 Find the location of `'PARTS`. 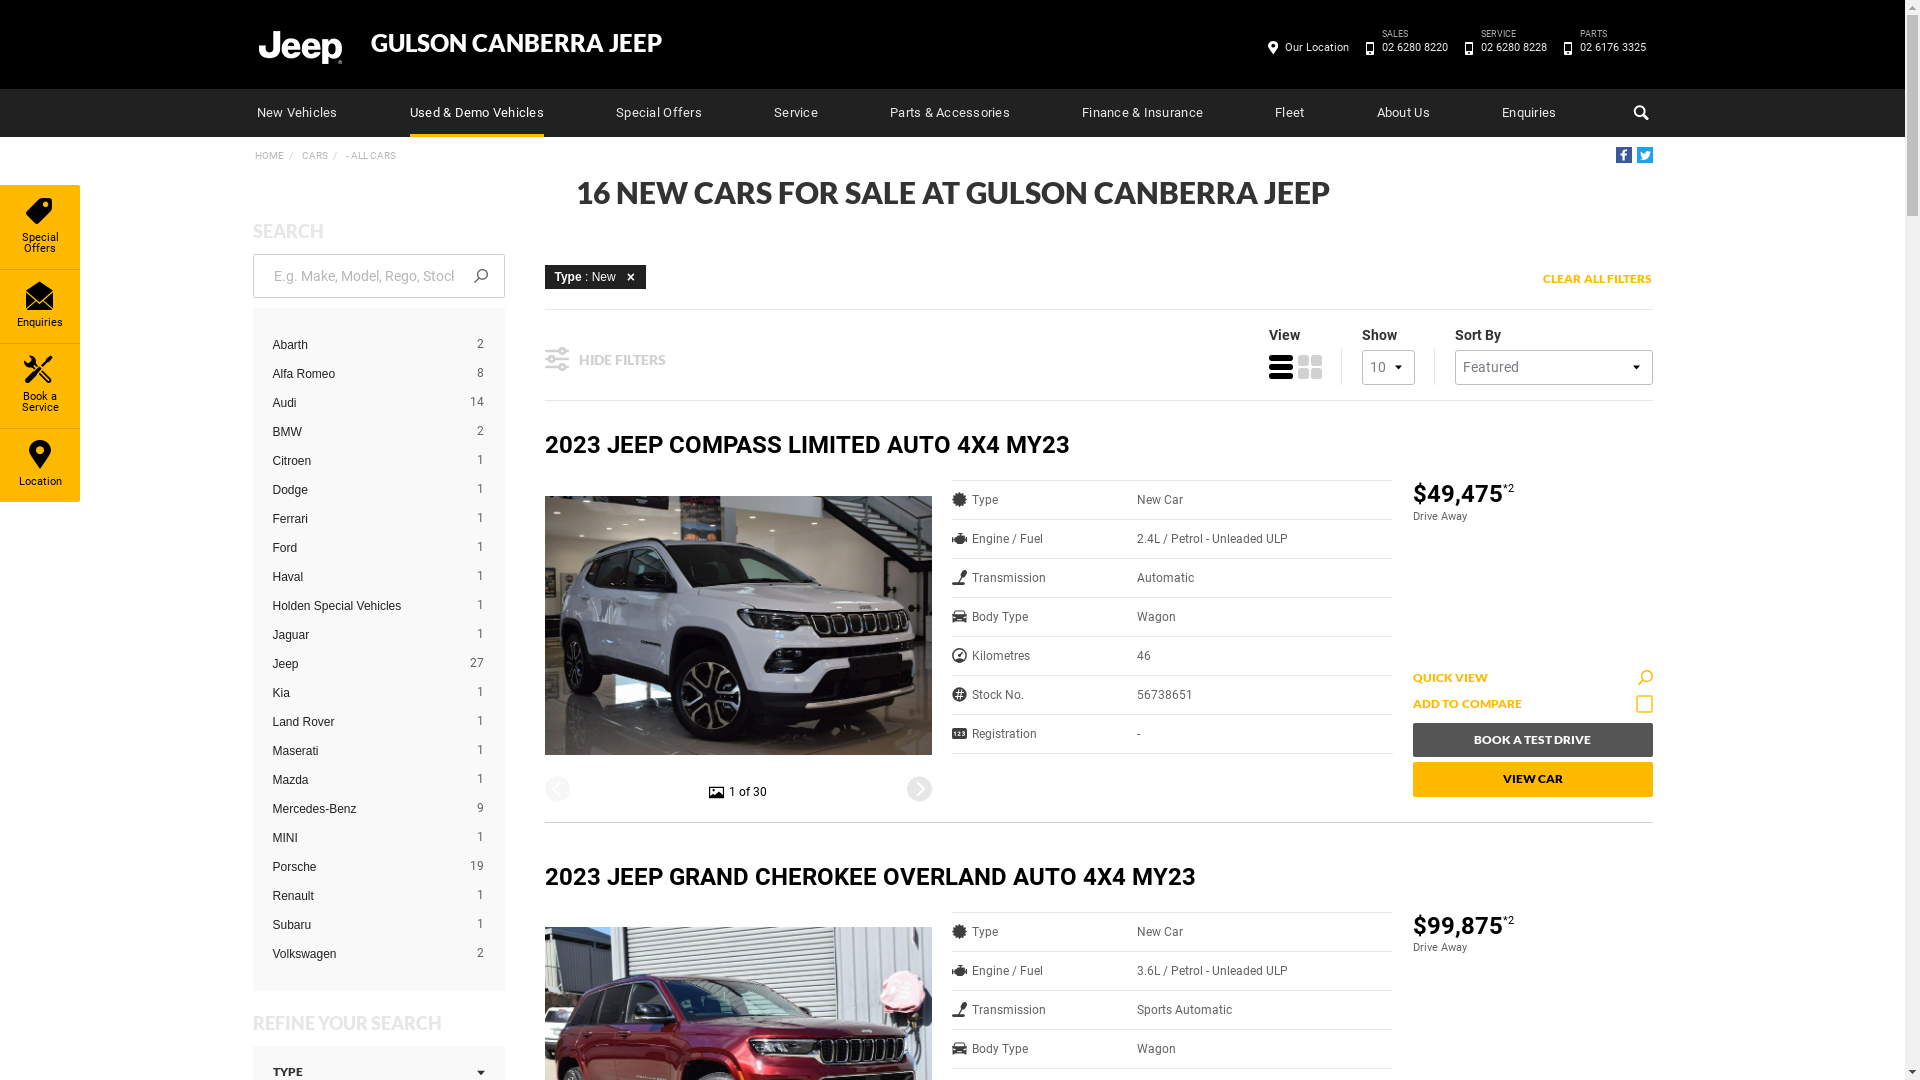

'PARTS is located at coordinates (1570, 46).